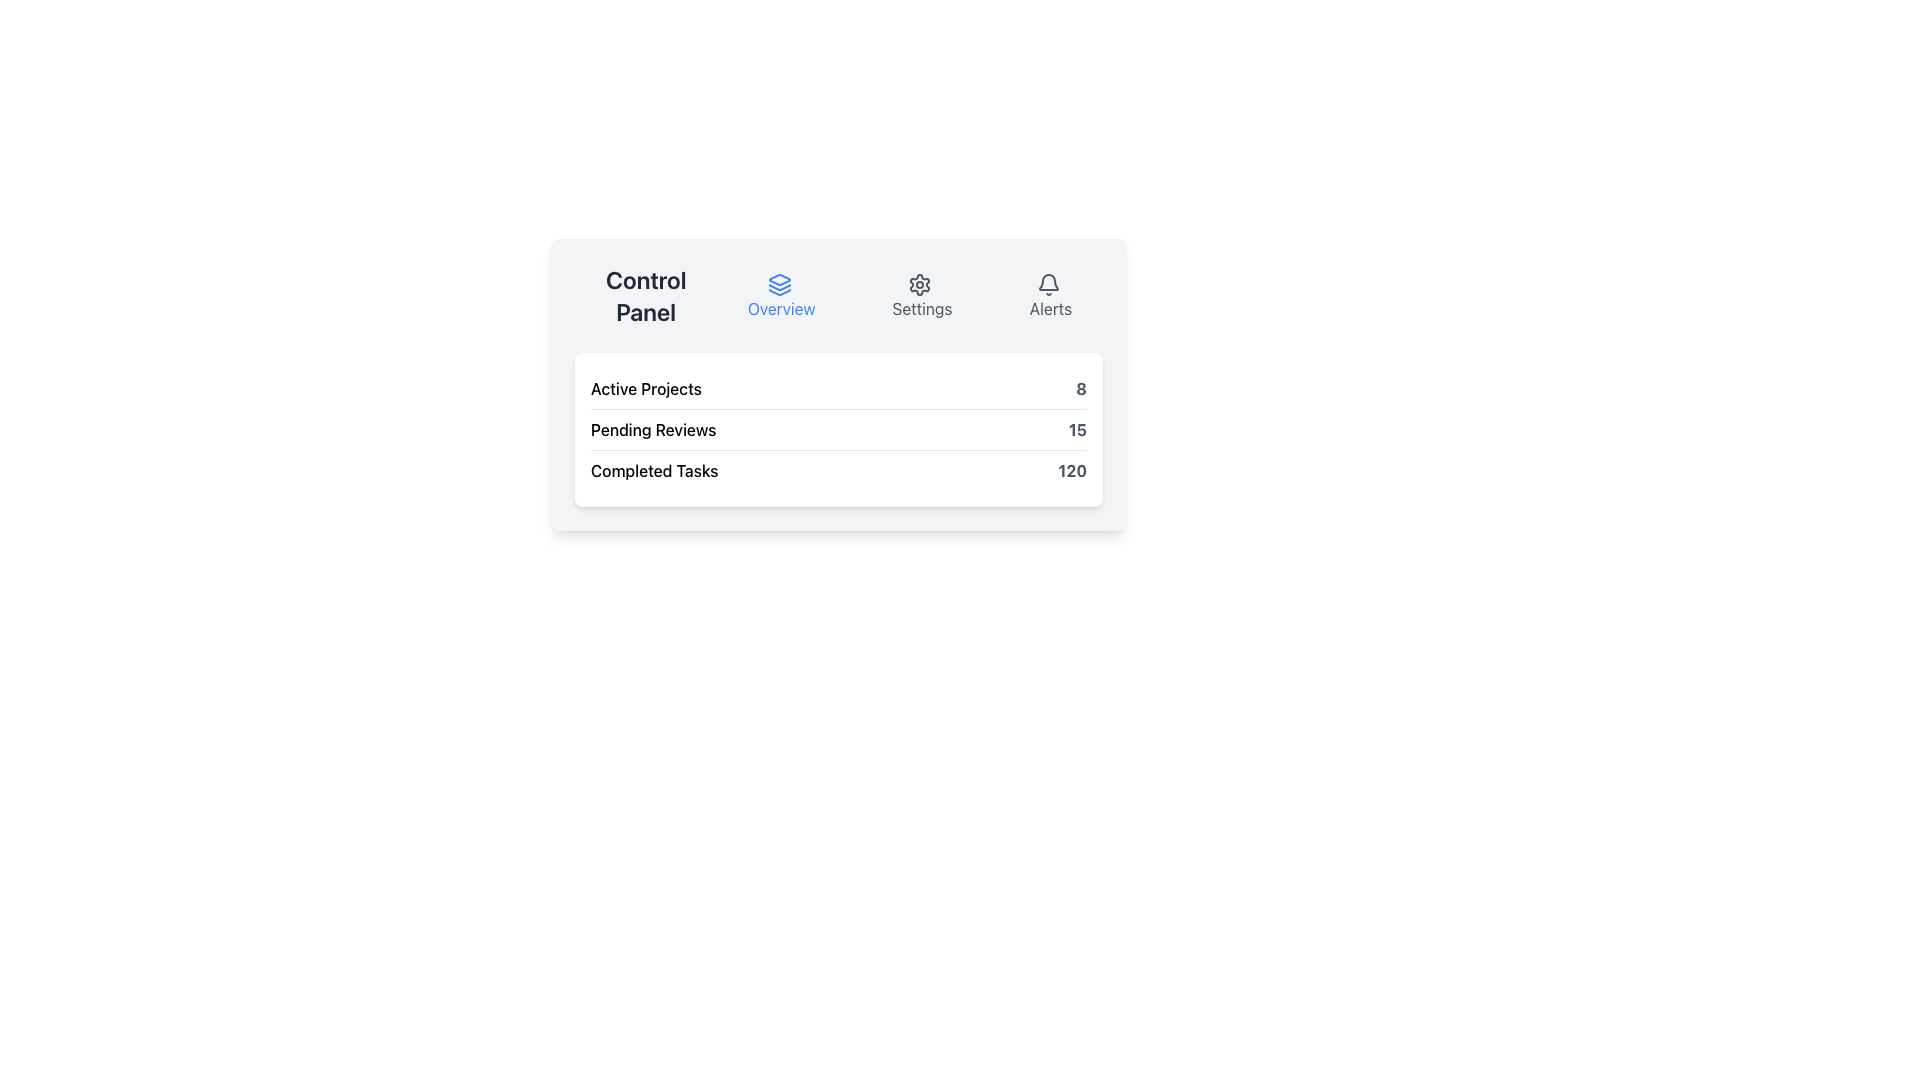 This screenshot has width=1920, height=1080. Describe the element at coordinates (778, 279) in the screenshot. I see `the 'Overview' or 'Layers' icon located in the navigation bar beneath the 'Control Panel' heading` at that location.